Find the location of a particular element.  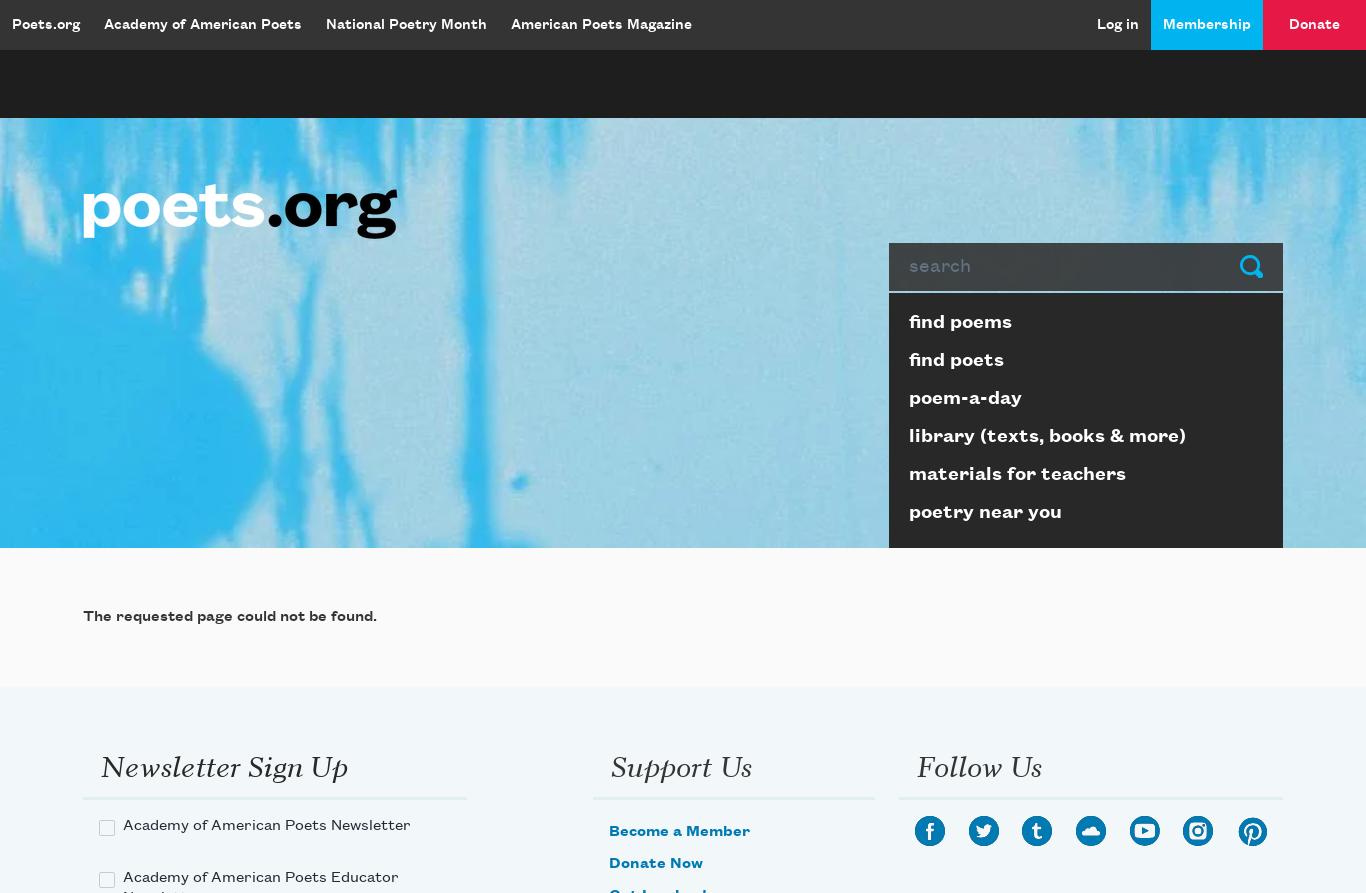

'Log in' is located at coordinates (1116, 25).